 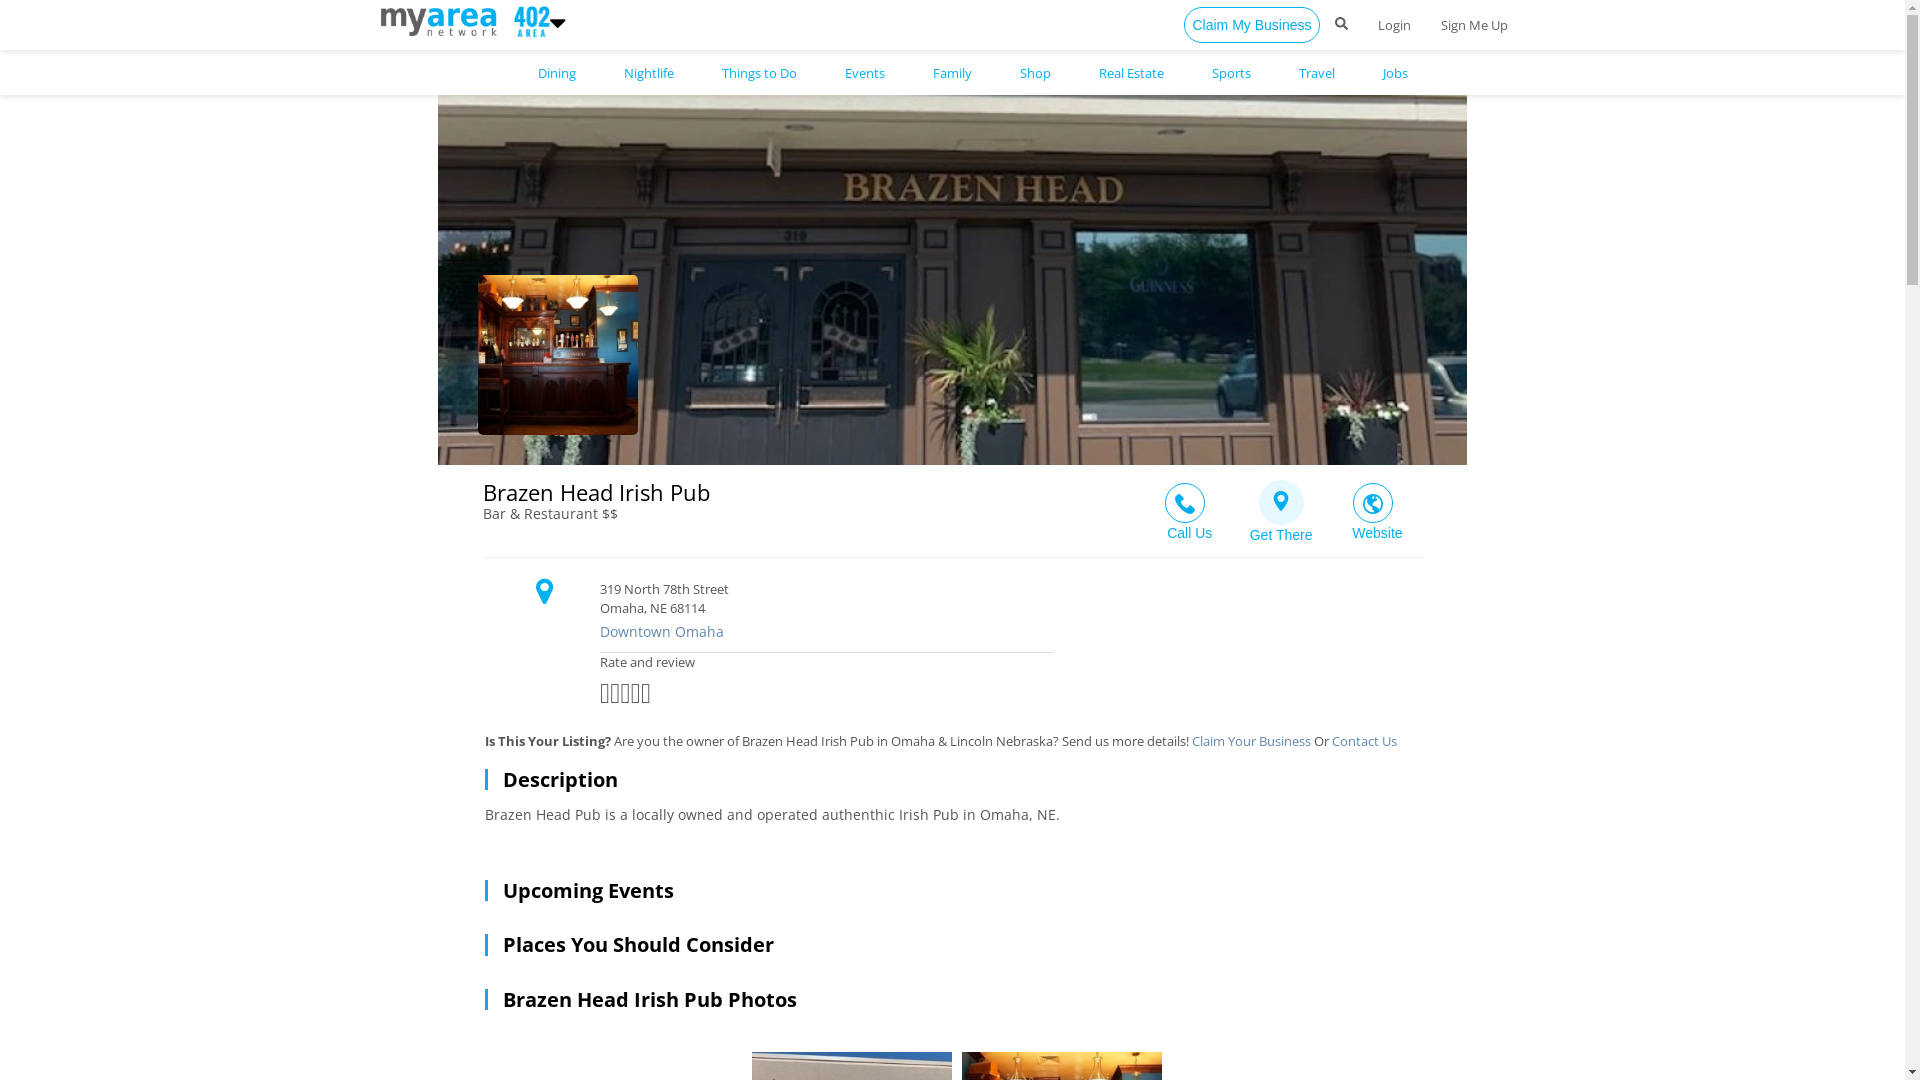 I want to click on 'https://www.402area.com', so click(x=379, y=19).